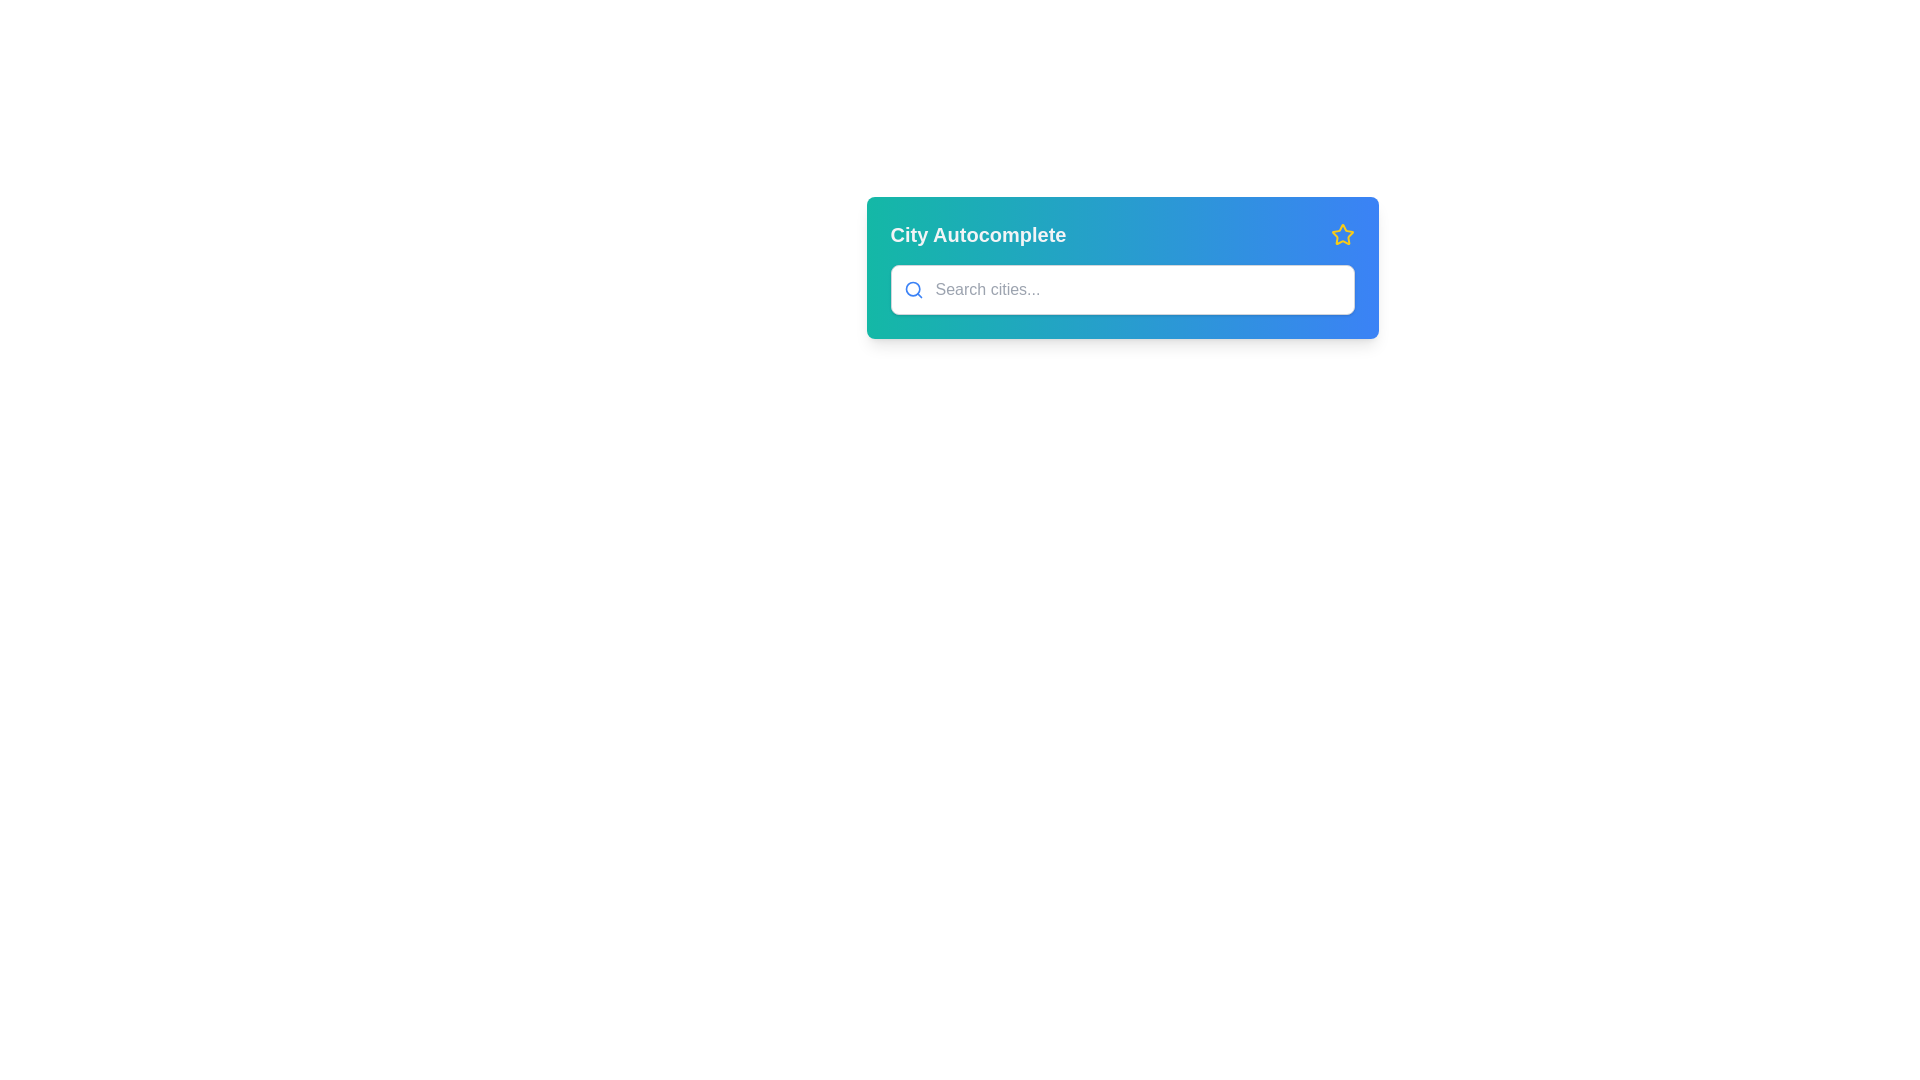 This screenshot has width=1920, height=1080. I want to click on the star icon, characterized by a yellow outline and blue interior, located at the top-right corner of the UI card next to 'City Autocomplete', to toggle its state, so click(1342, 234).